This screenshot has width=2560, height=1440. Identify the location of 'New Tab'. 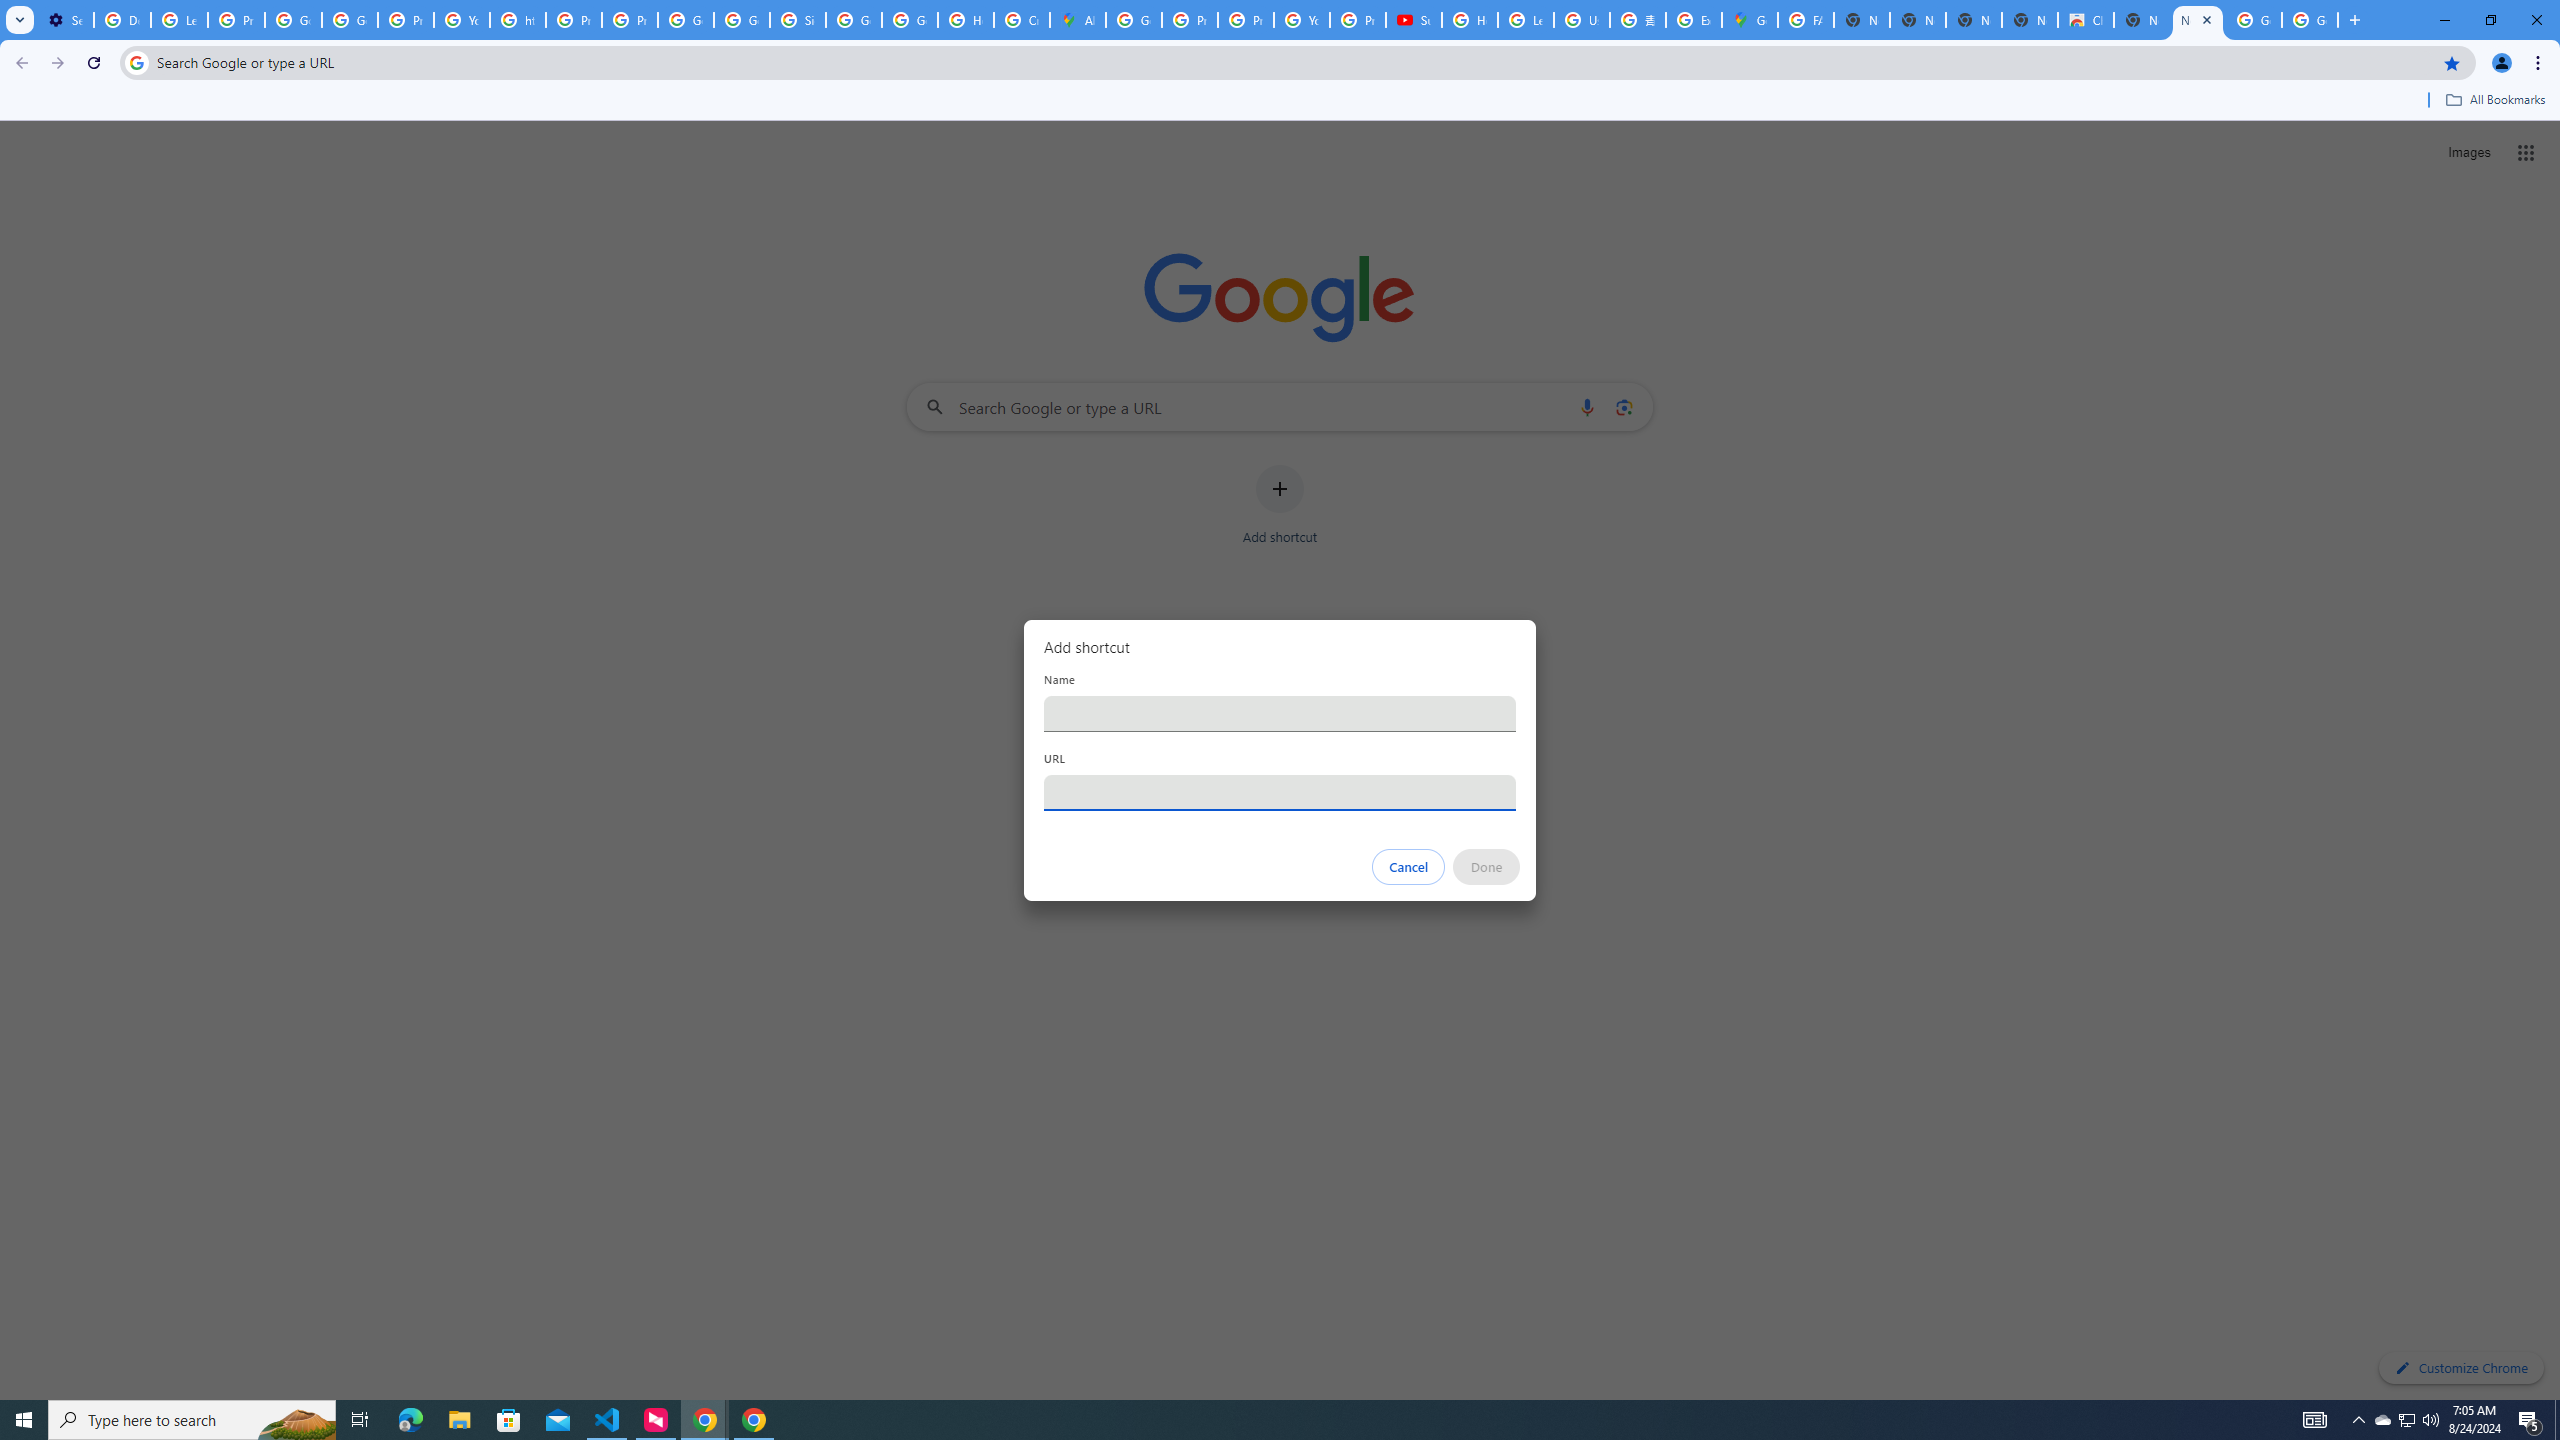
(2197, 19).